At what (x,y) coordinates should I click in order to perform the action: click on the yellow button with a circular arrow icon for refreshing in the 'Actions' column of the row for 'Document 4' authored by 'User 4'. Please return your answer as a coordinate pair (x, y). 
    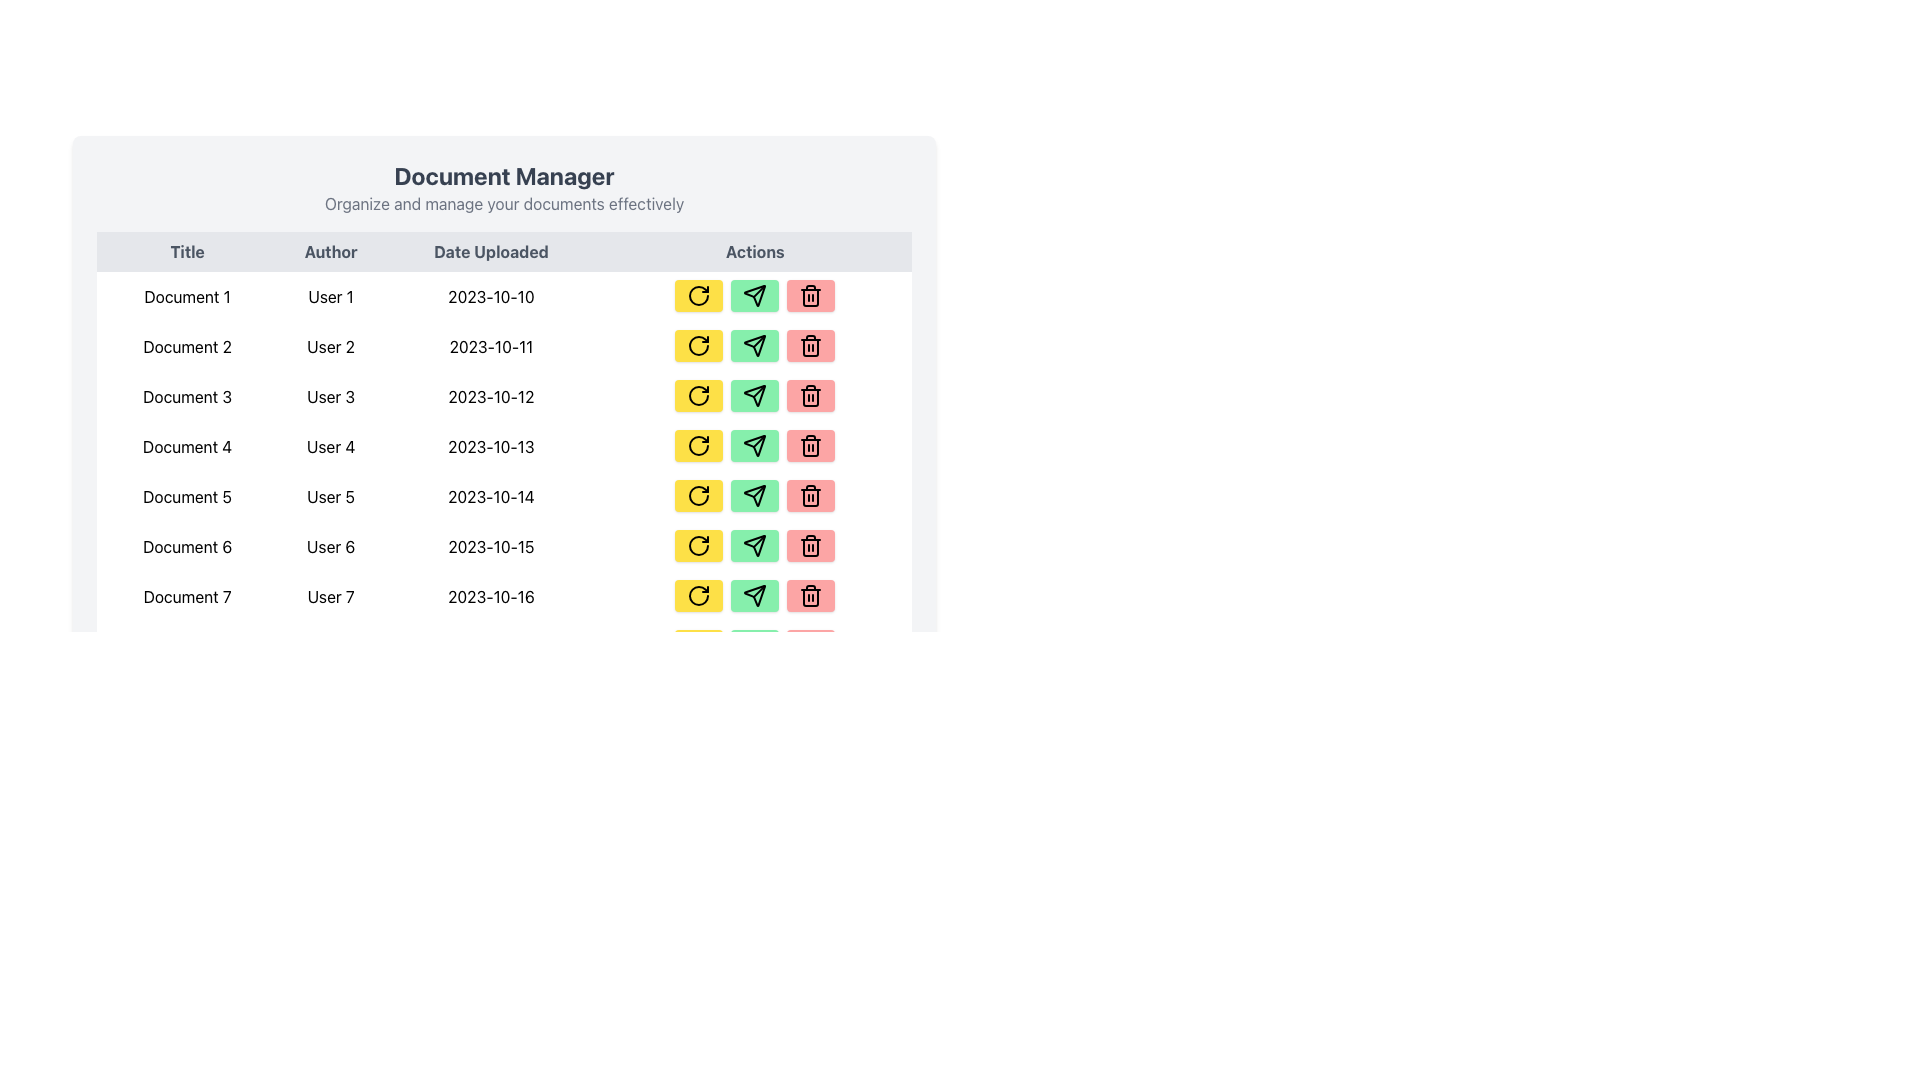
    Looking at the image, I should click on (699, 445).